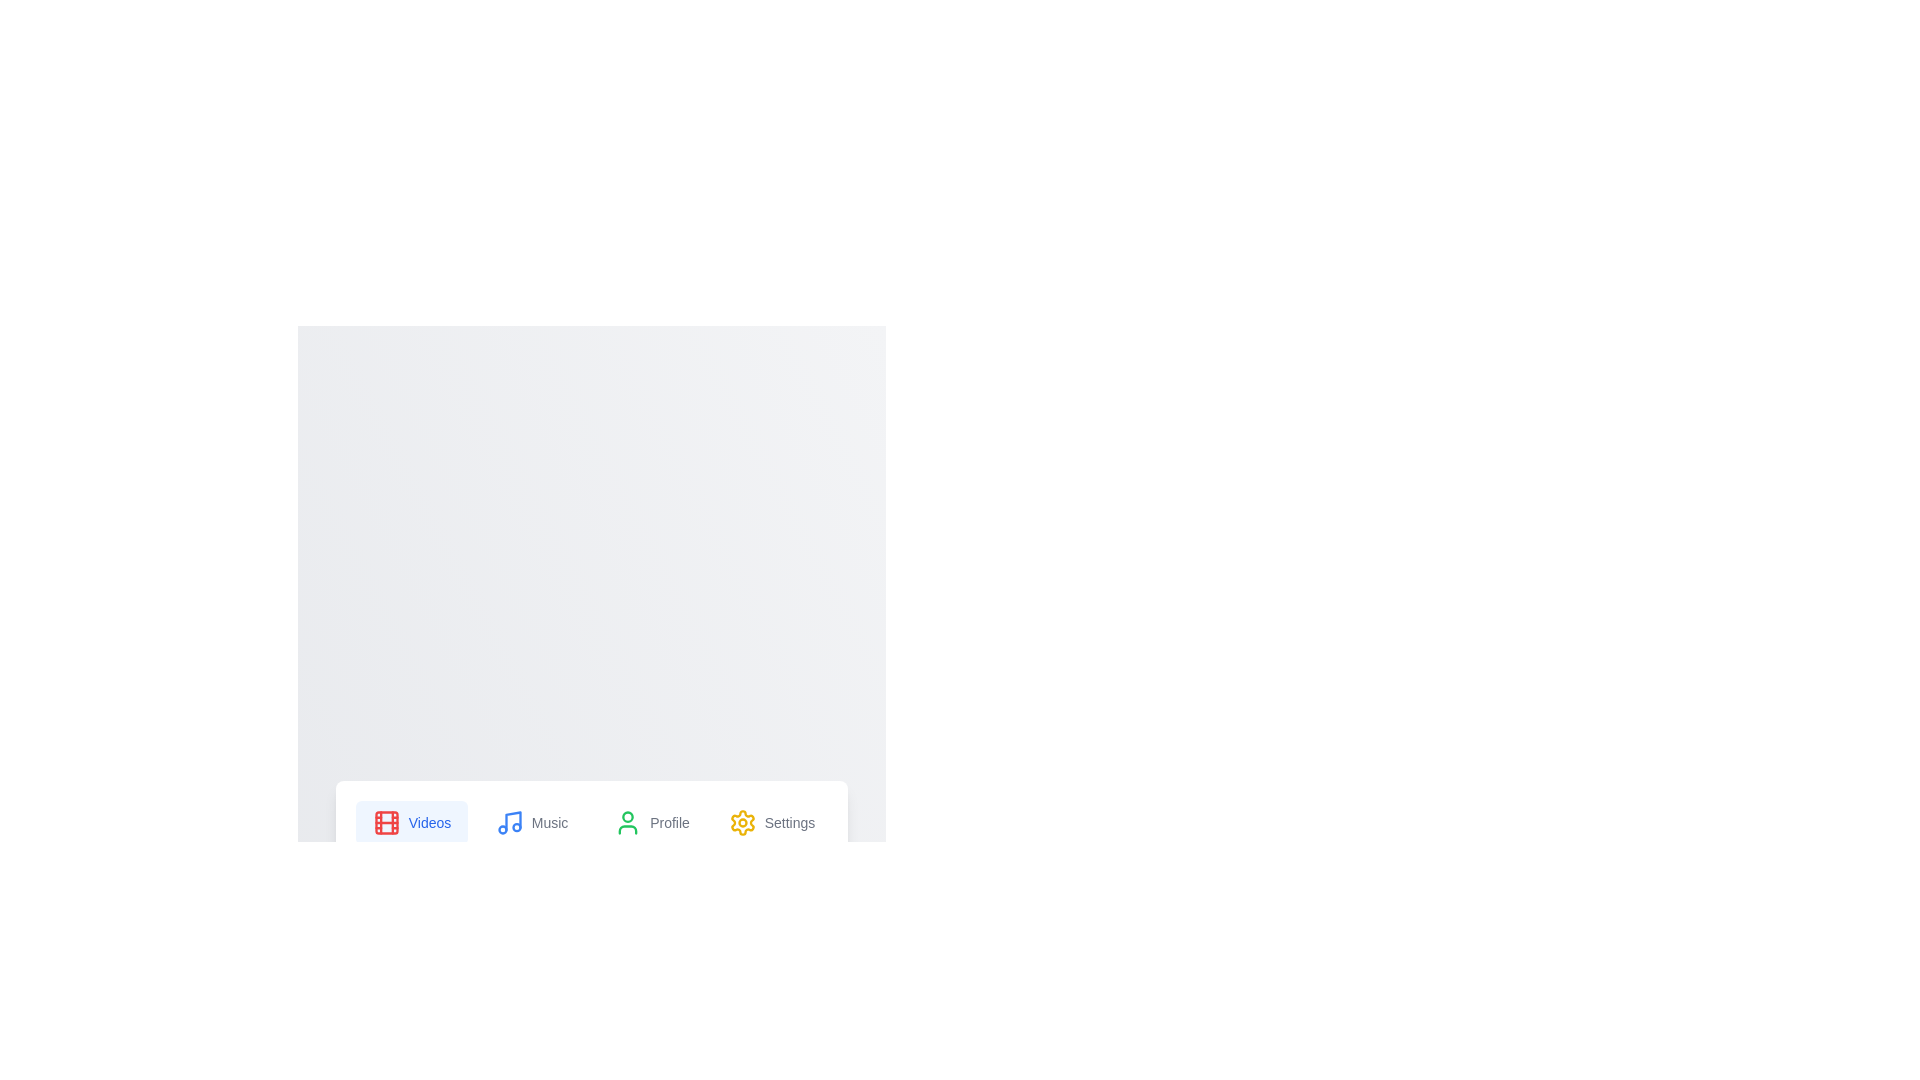 This screenshot has height=1080, width=1920. Describe the element at coordinates (771, 822) in the screenshot. I see `the Settings tab to switch its content` at that location.